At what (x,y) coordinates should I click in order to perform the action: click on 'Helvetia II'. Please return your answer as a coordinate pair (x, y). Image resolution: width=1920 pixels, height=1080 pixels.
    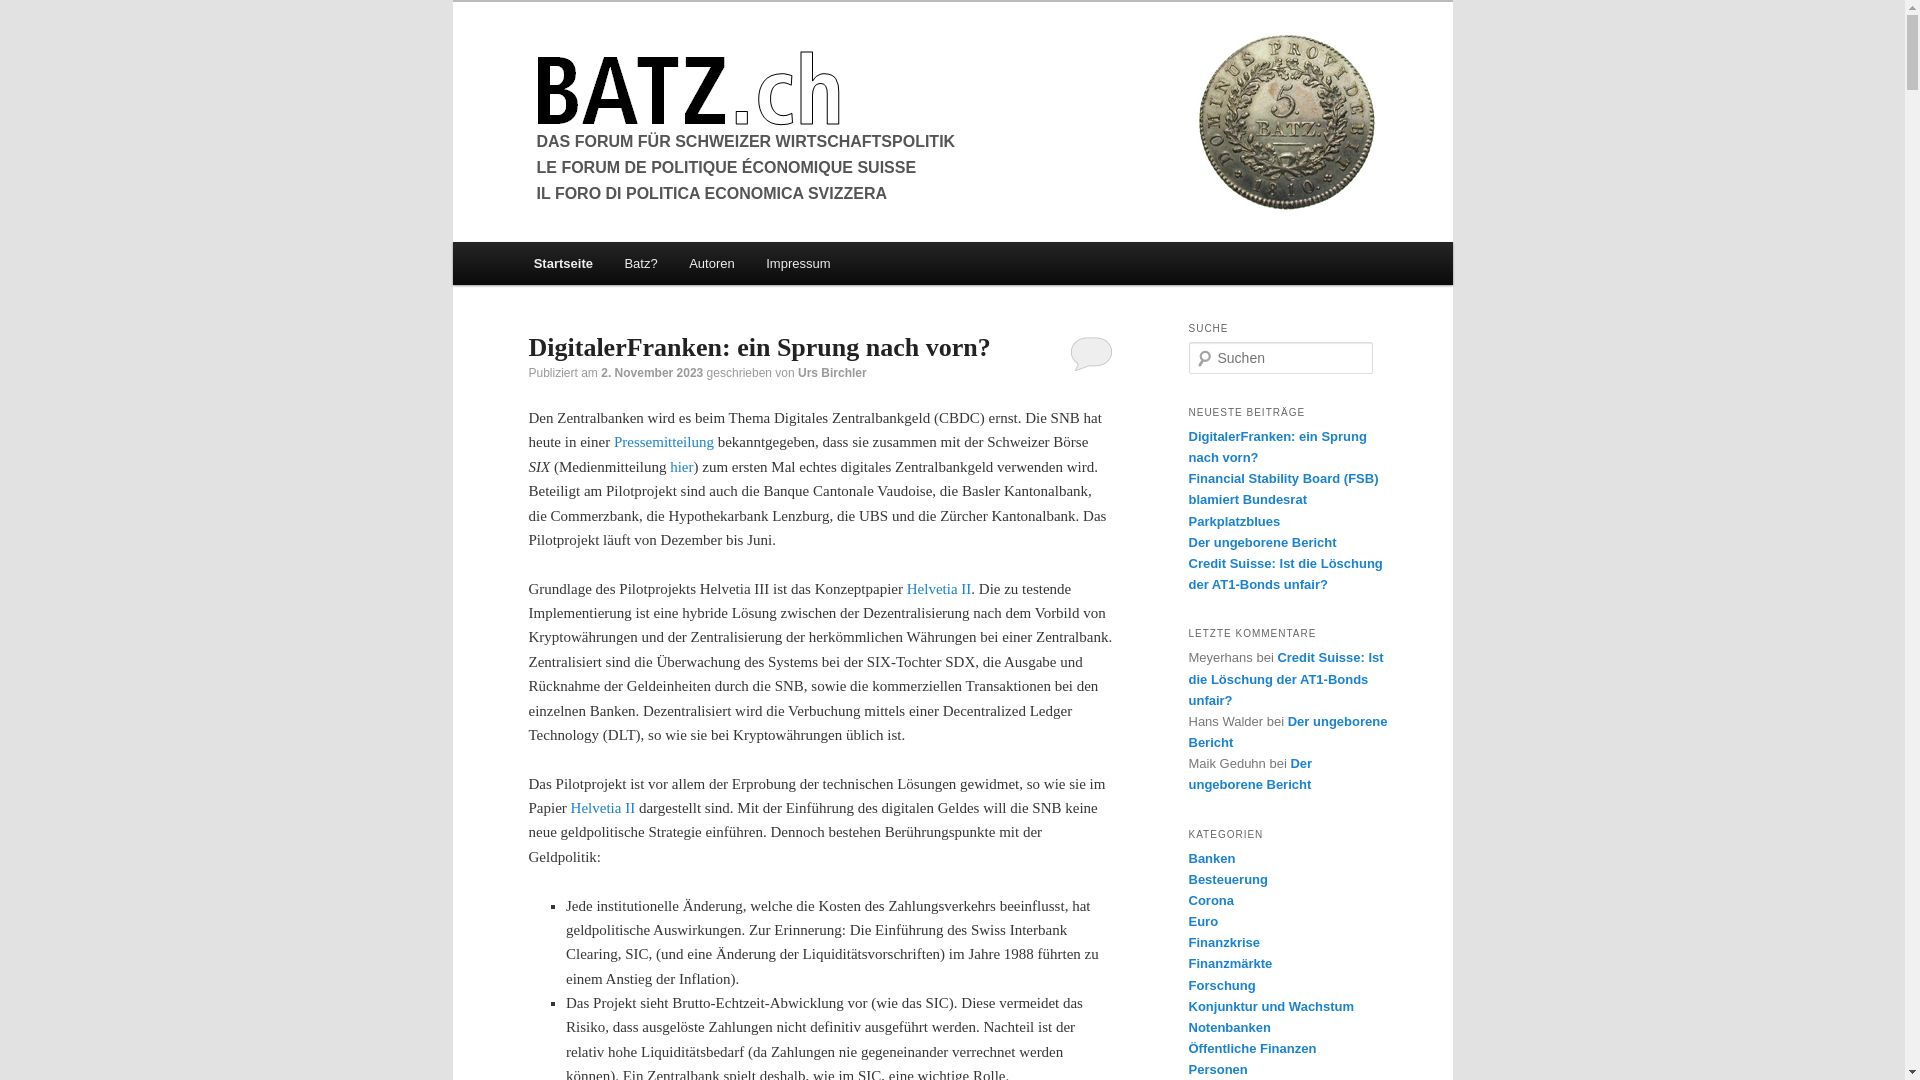
    Looking at the image, I should click on (906, 588).